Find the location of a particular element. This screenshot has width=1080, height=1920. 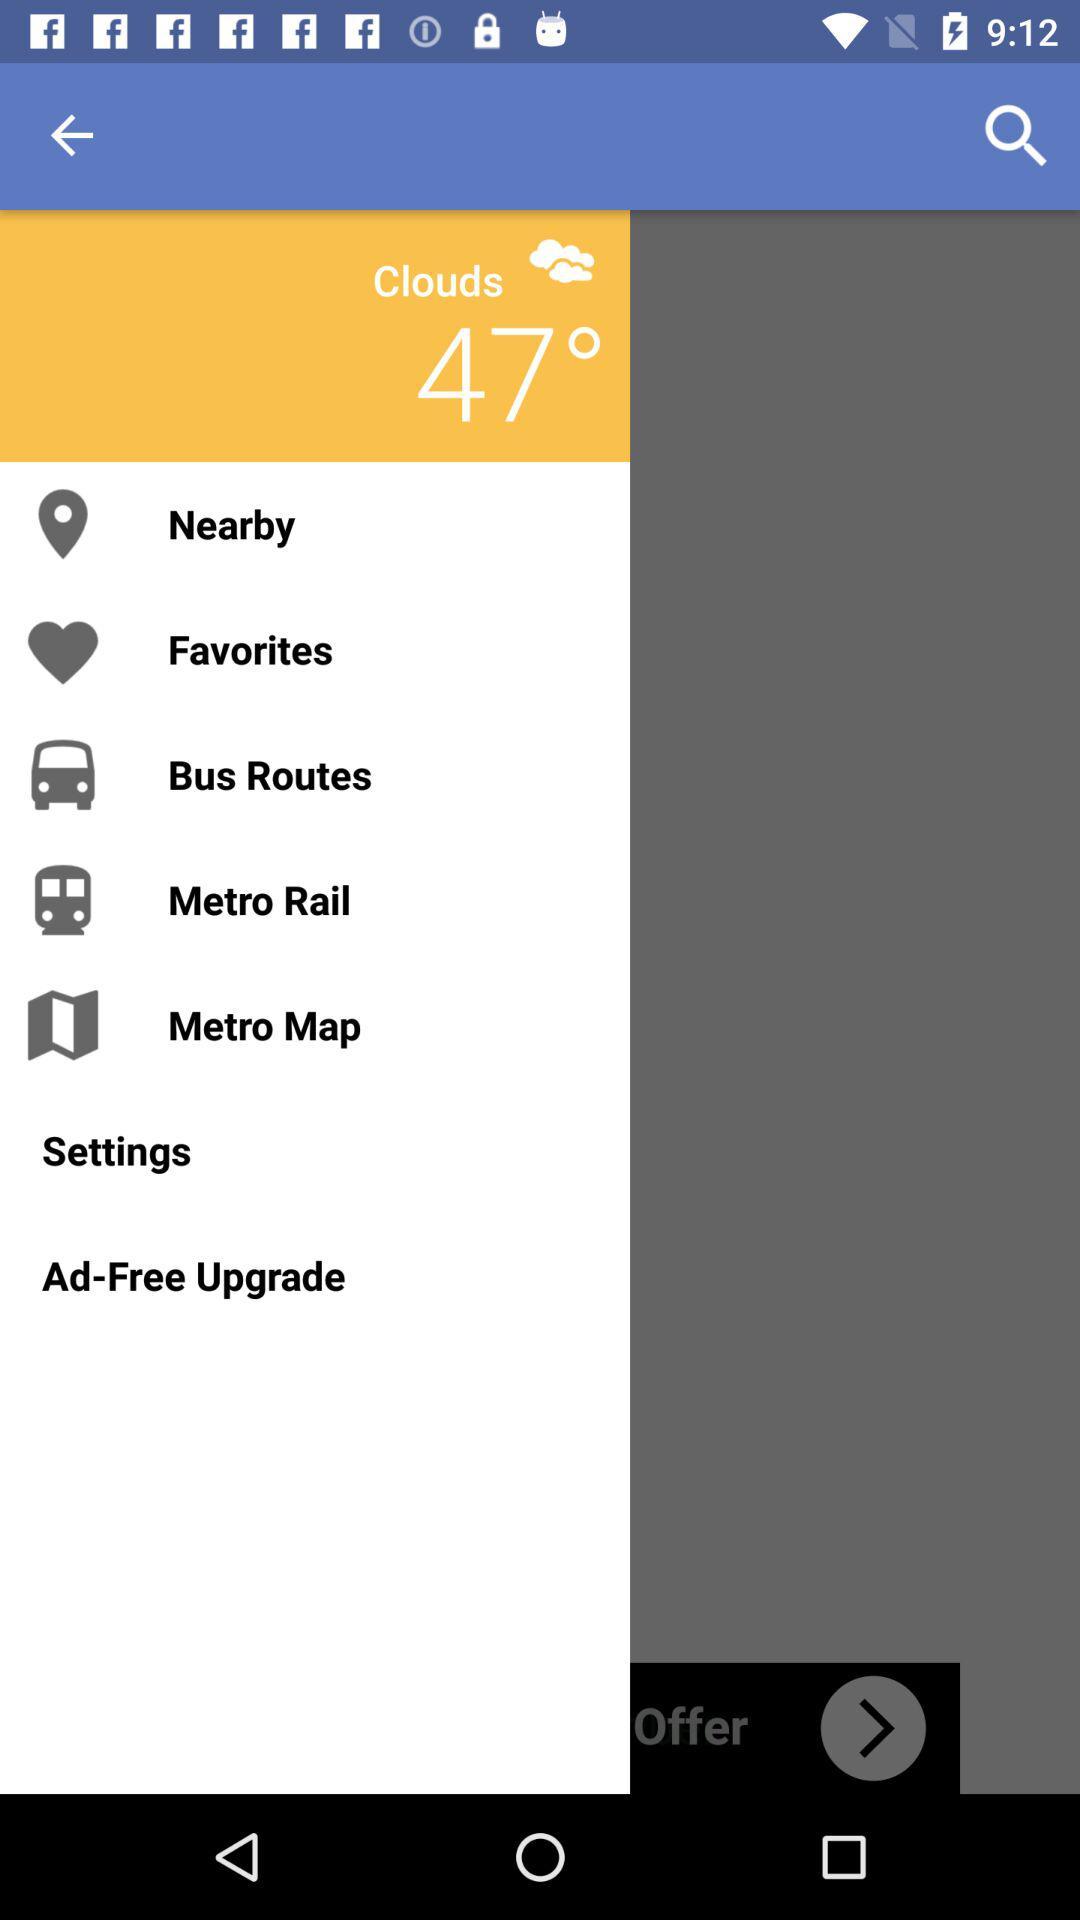

favorites icon is located at coordinates (378, 649).